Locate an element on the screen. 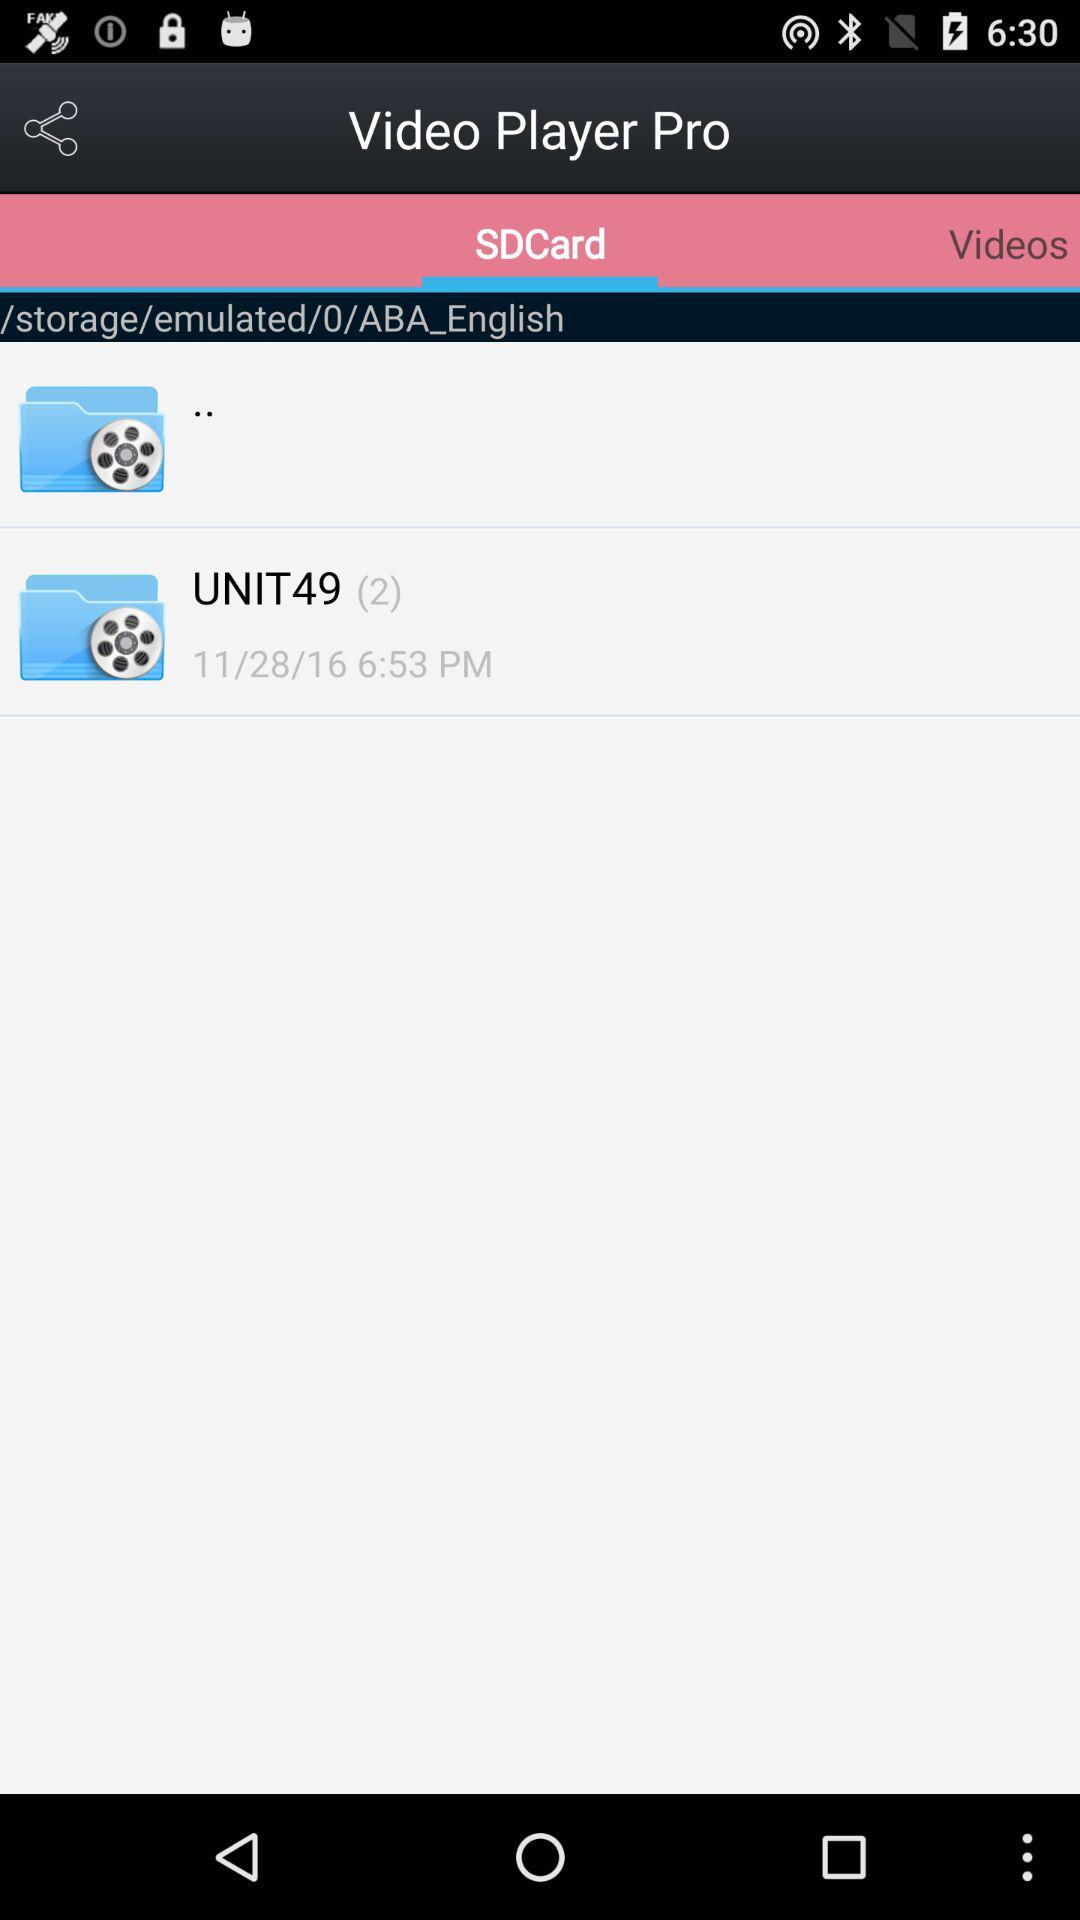 This screenshot has height=1920, width=1080. option menu is located at coordinates (51, 127).